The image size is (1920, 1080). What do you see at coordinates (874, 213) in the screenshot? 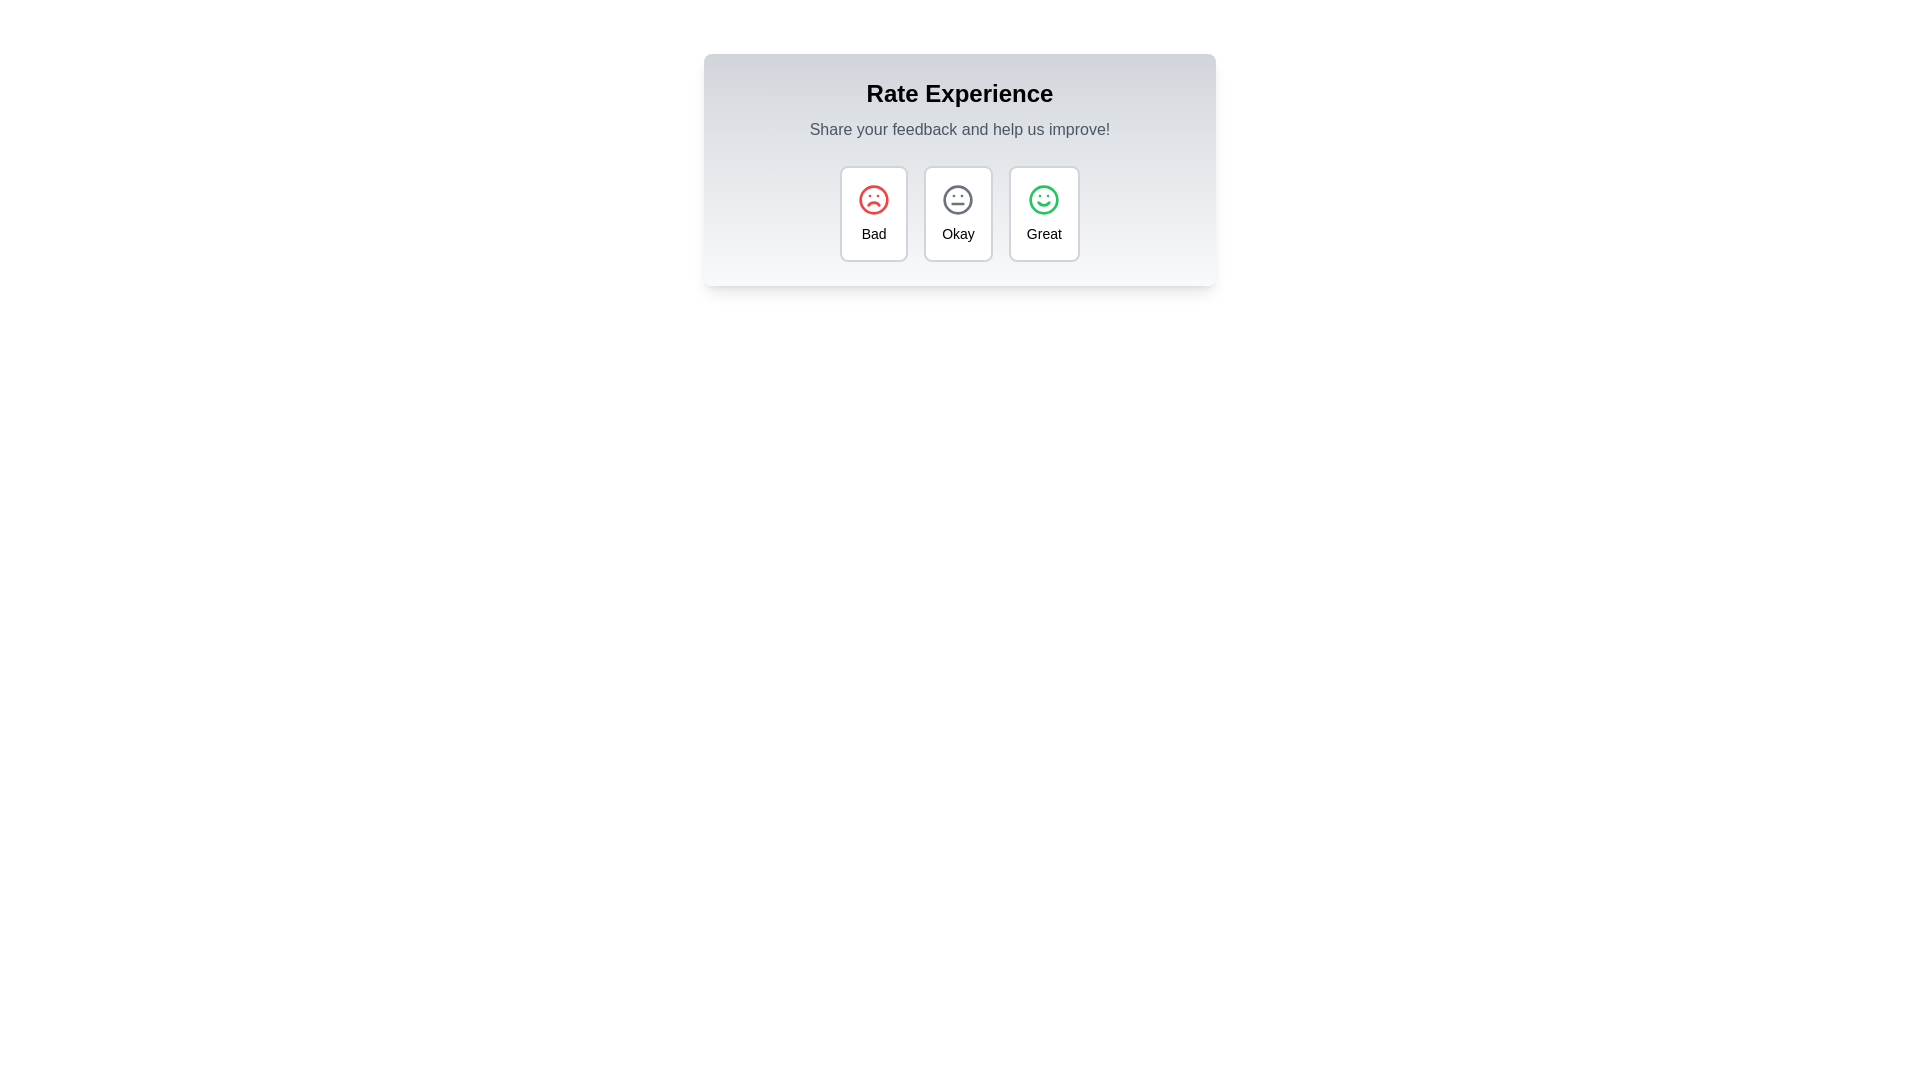
I see `the negative feedback button located beneath the 'Rate Experience' text, which is the first button from the left in a row of three buttons` at bounding box center [874, 213].